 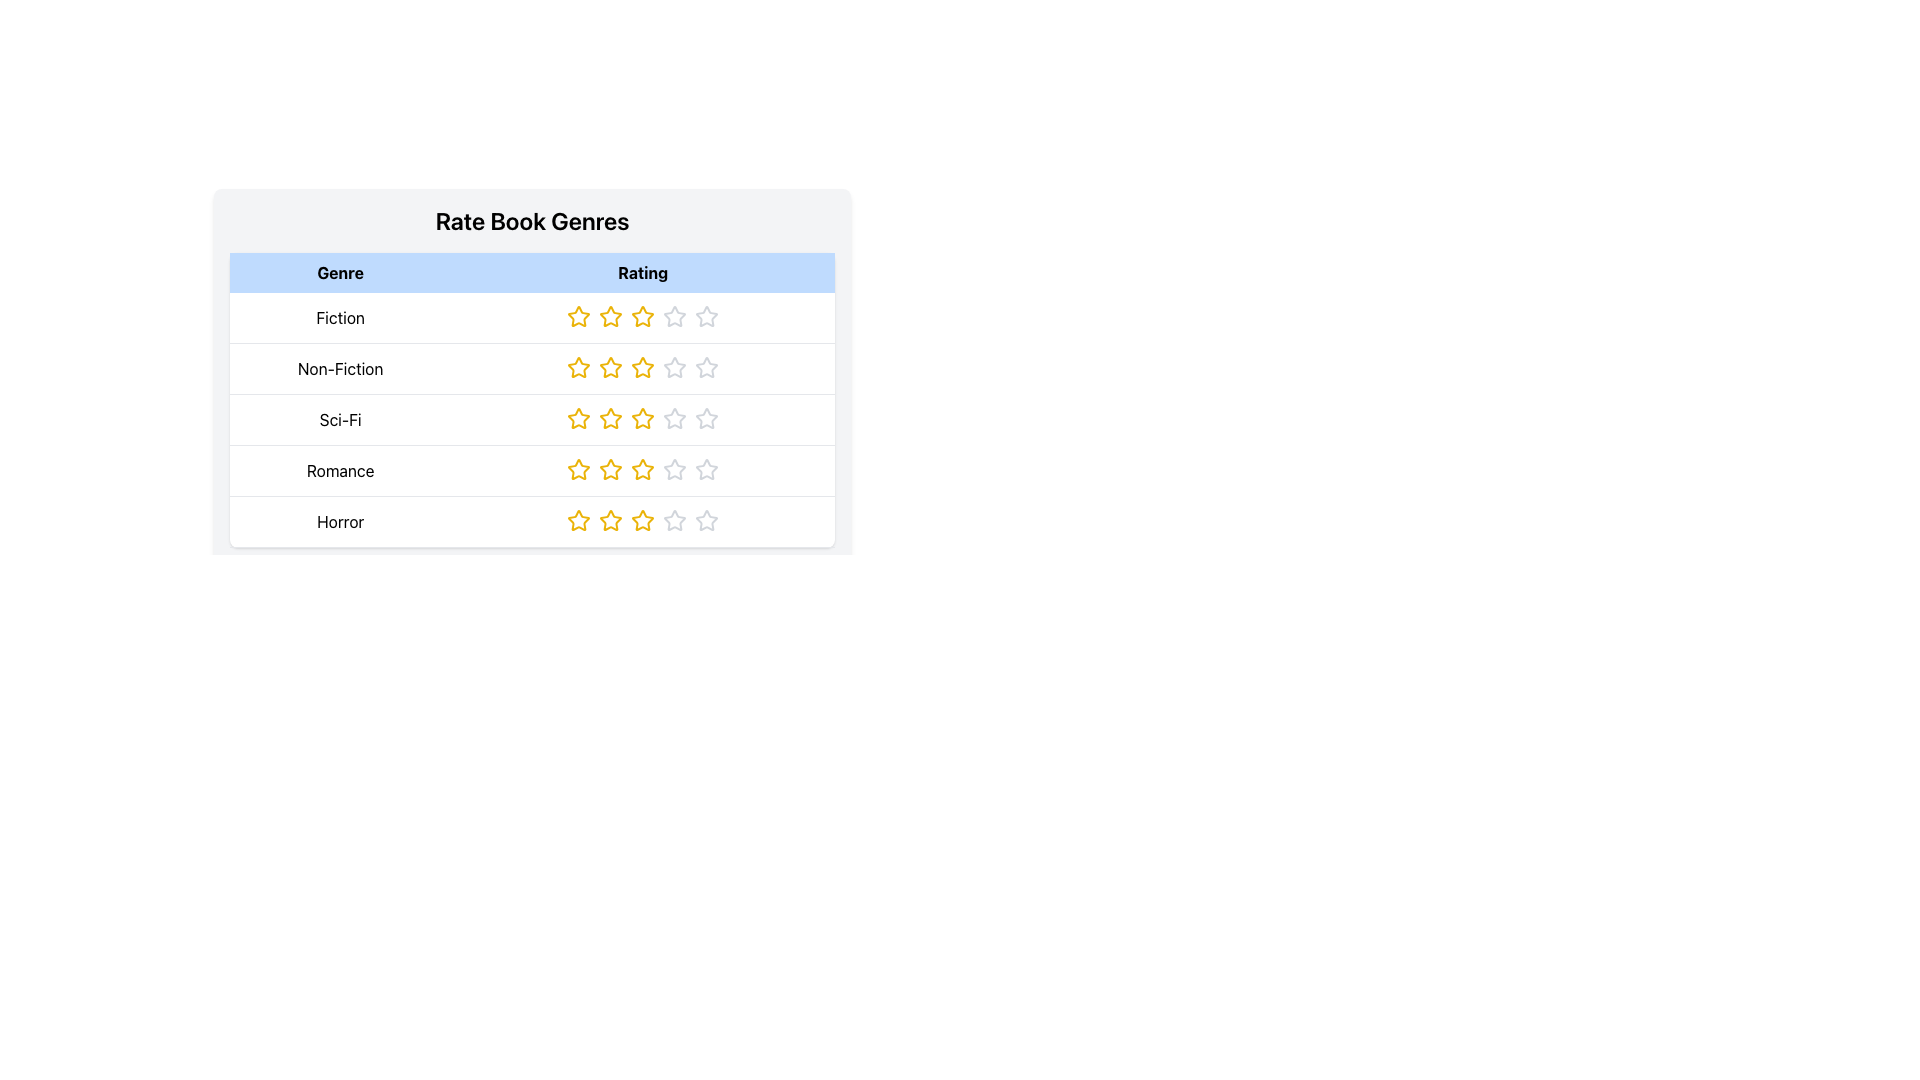 What do you see at coordinates (707, 367) in the screenshot?
I see `the fifth gray, hollow star icon in the 'Non-Fiction' row of the 'Rate Book Genres' table` at bounding box center [707, 367].